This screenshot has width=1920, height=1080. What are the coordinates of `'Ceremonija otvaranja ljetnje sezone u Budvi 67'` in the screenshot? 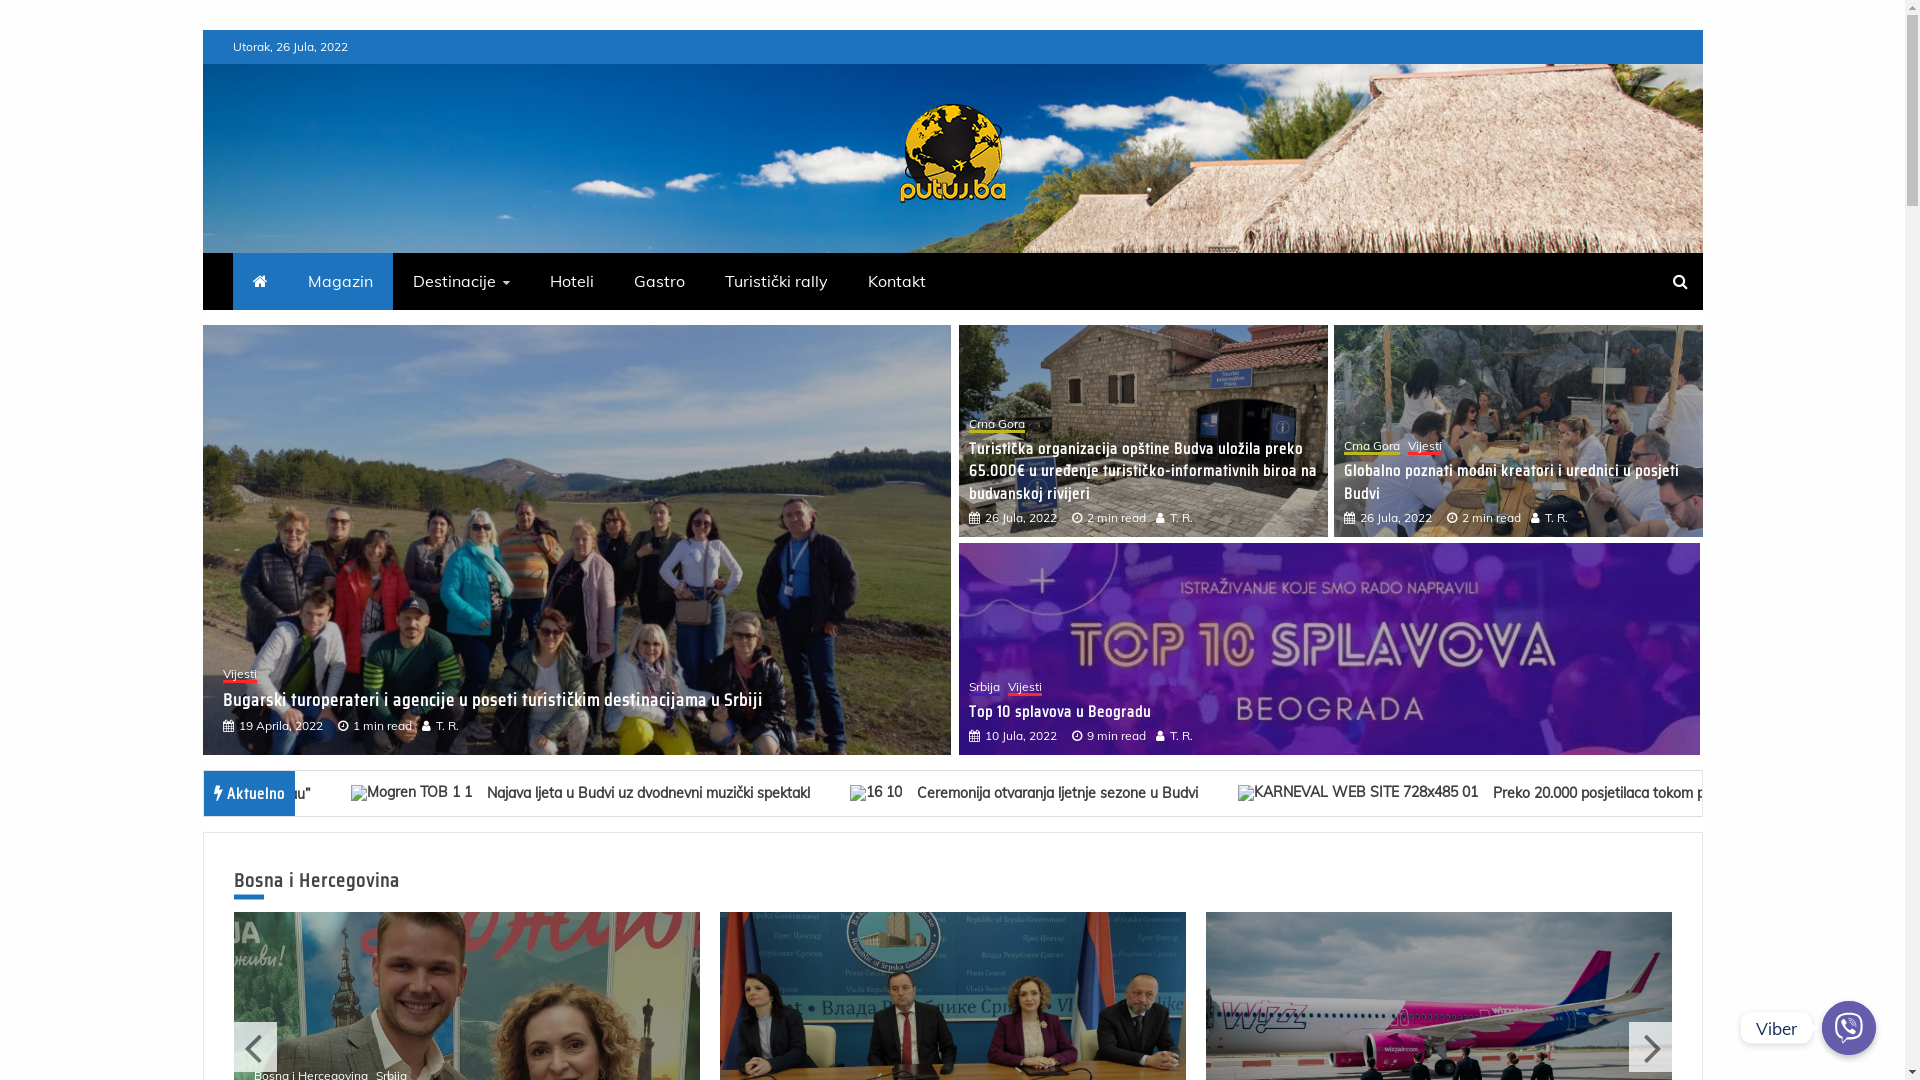 It's located at (1078, 792).